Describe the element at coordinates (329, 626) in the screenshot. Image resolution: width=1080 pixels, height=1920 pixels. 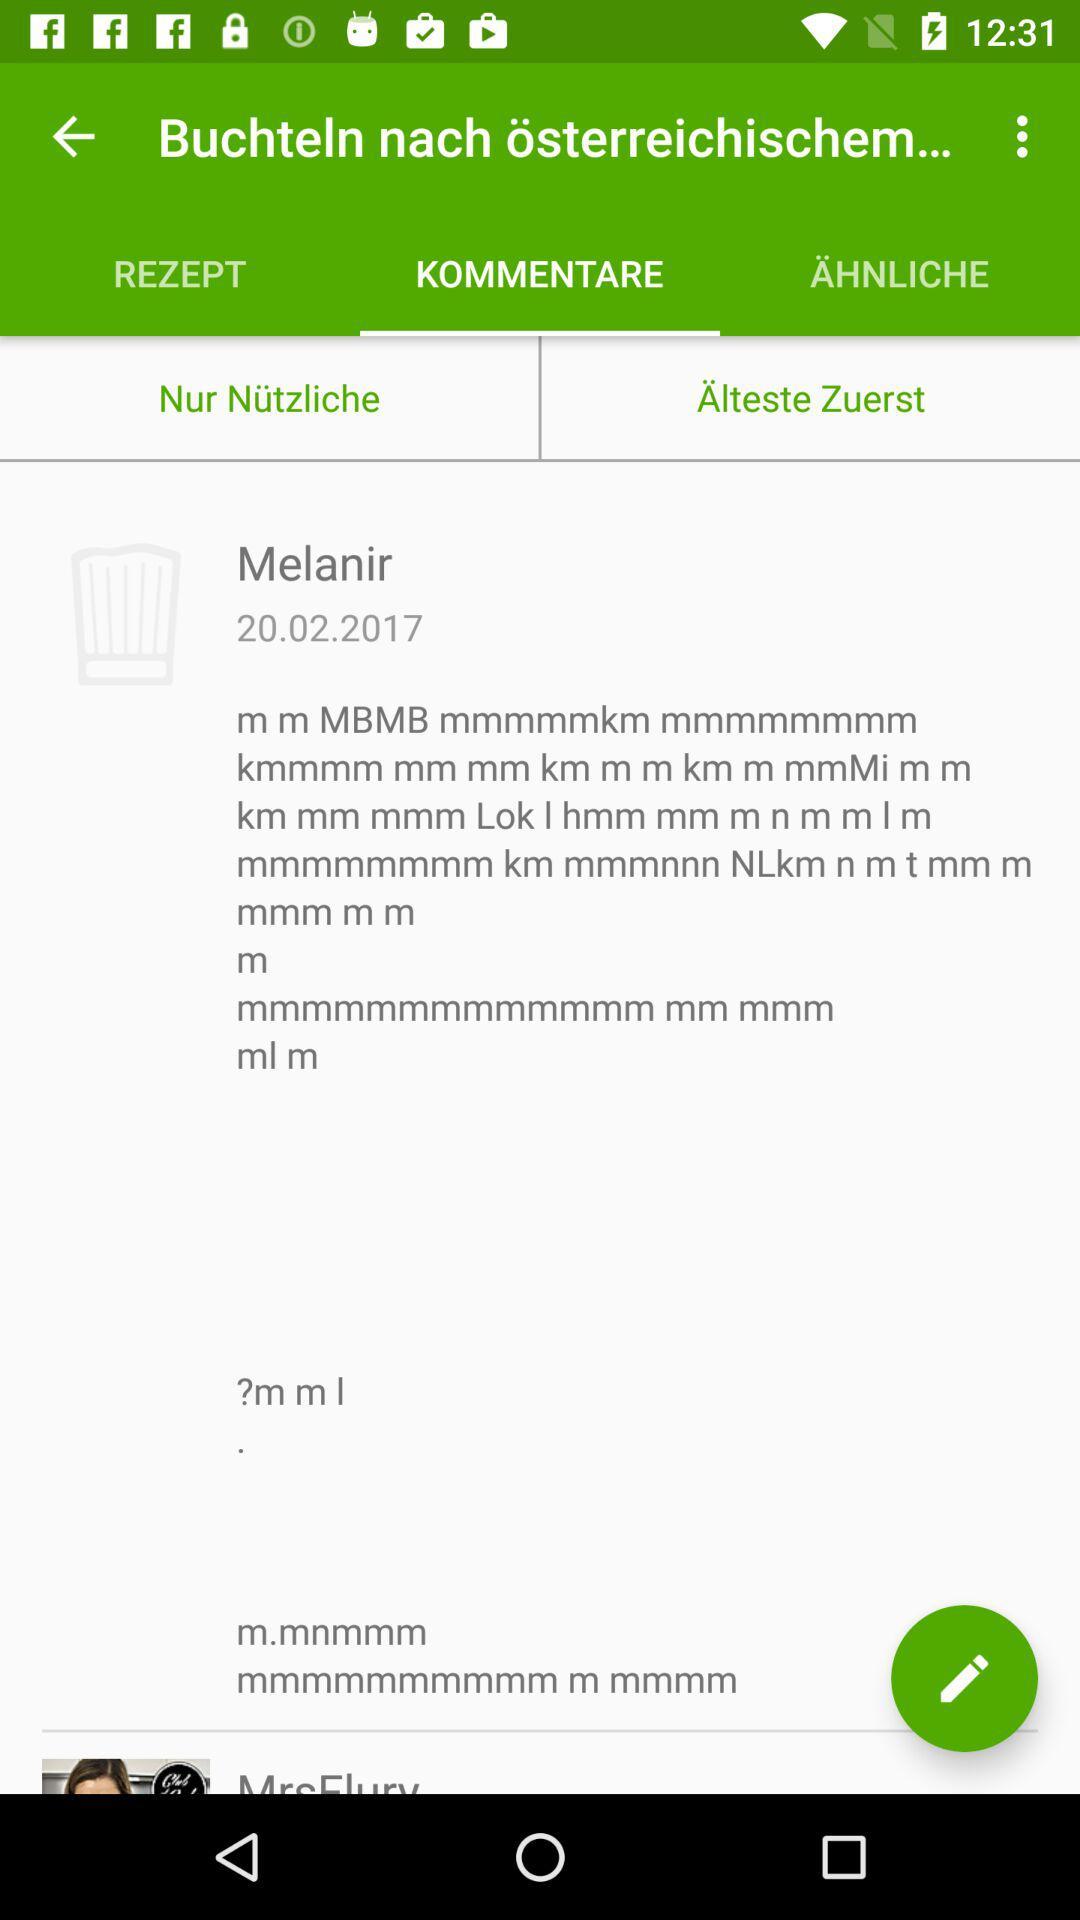
I see `20.02.2017 icon` at that location.